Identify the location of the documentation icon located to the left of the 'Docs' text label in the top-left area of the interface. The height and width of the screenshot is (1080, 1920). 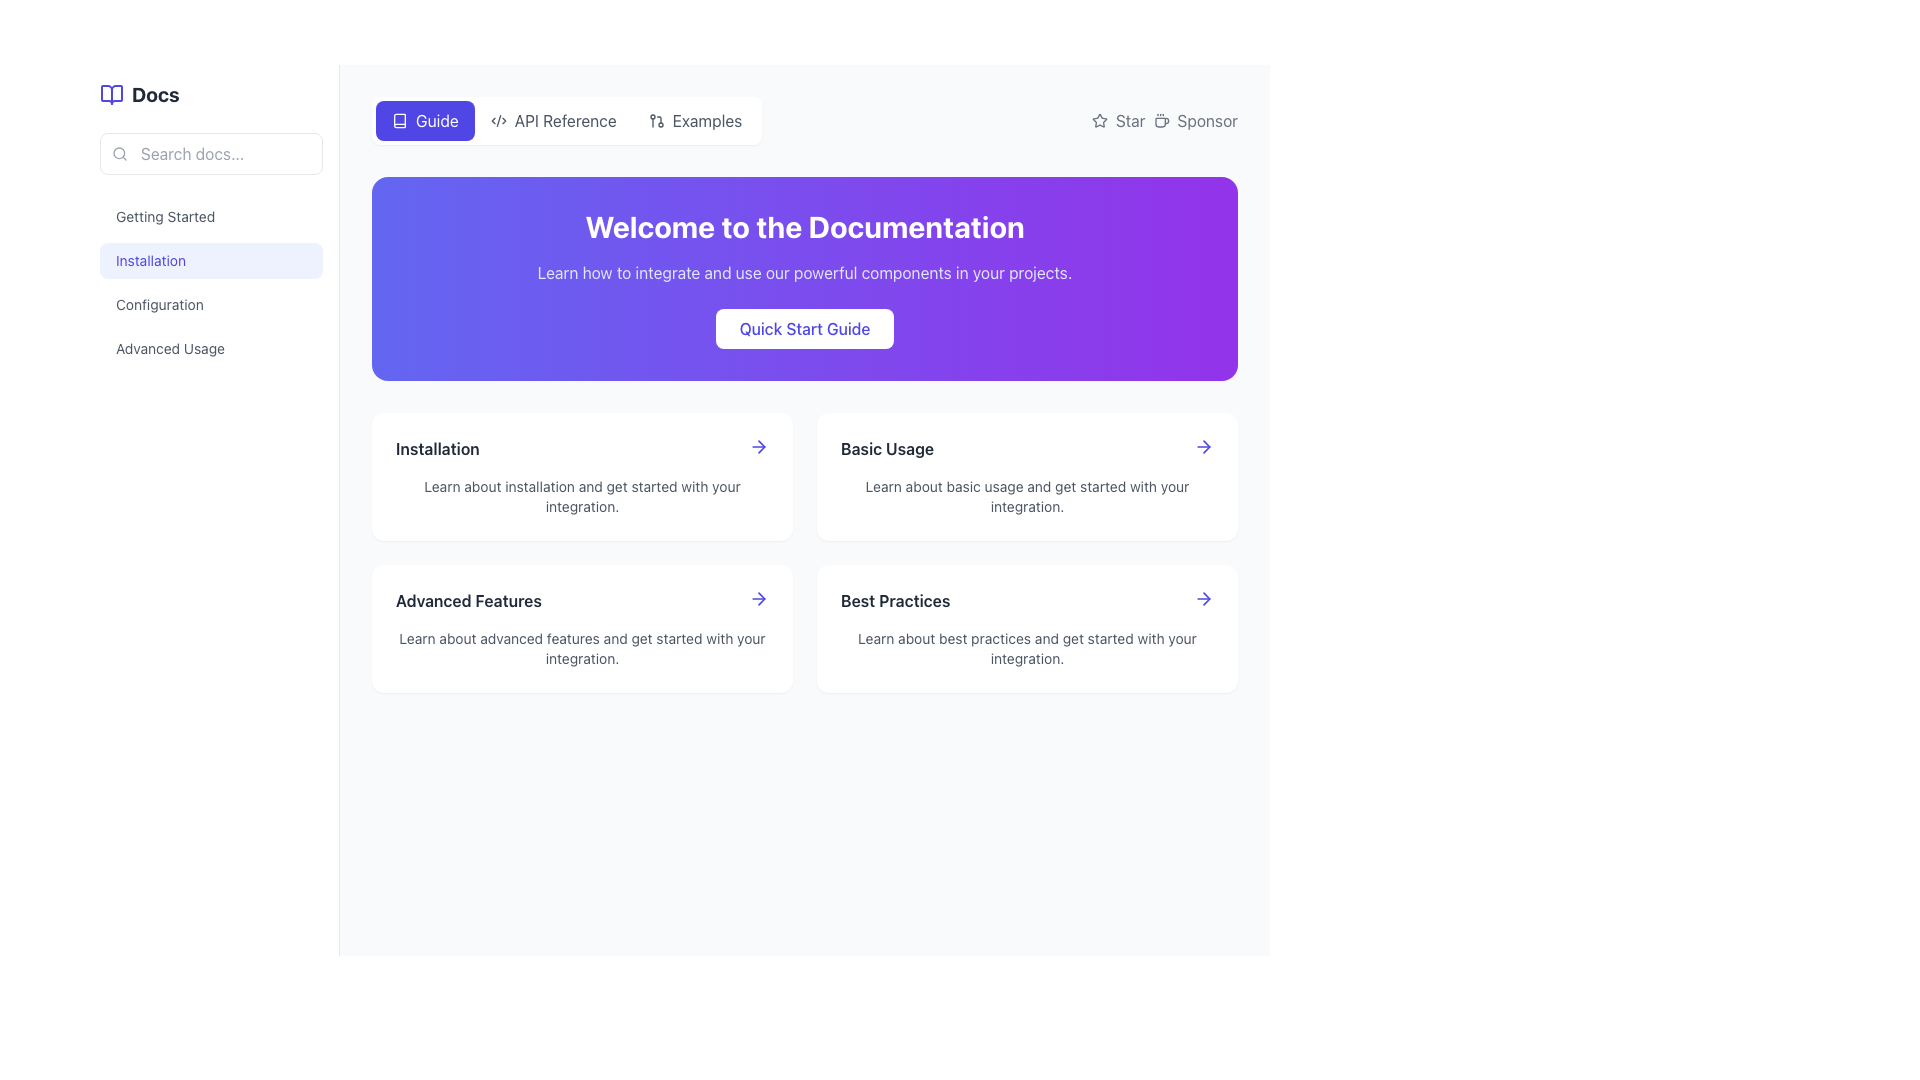
(110, 95).